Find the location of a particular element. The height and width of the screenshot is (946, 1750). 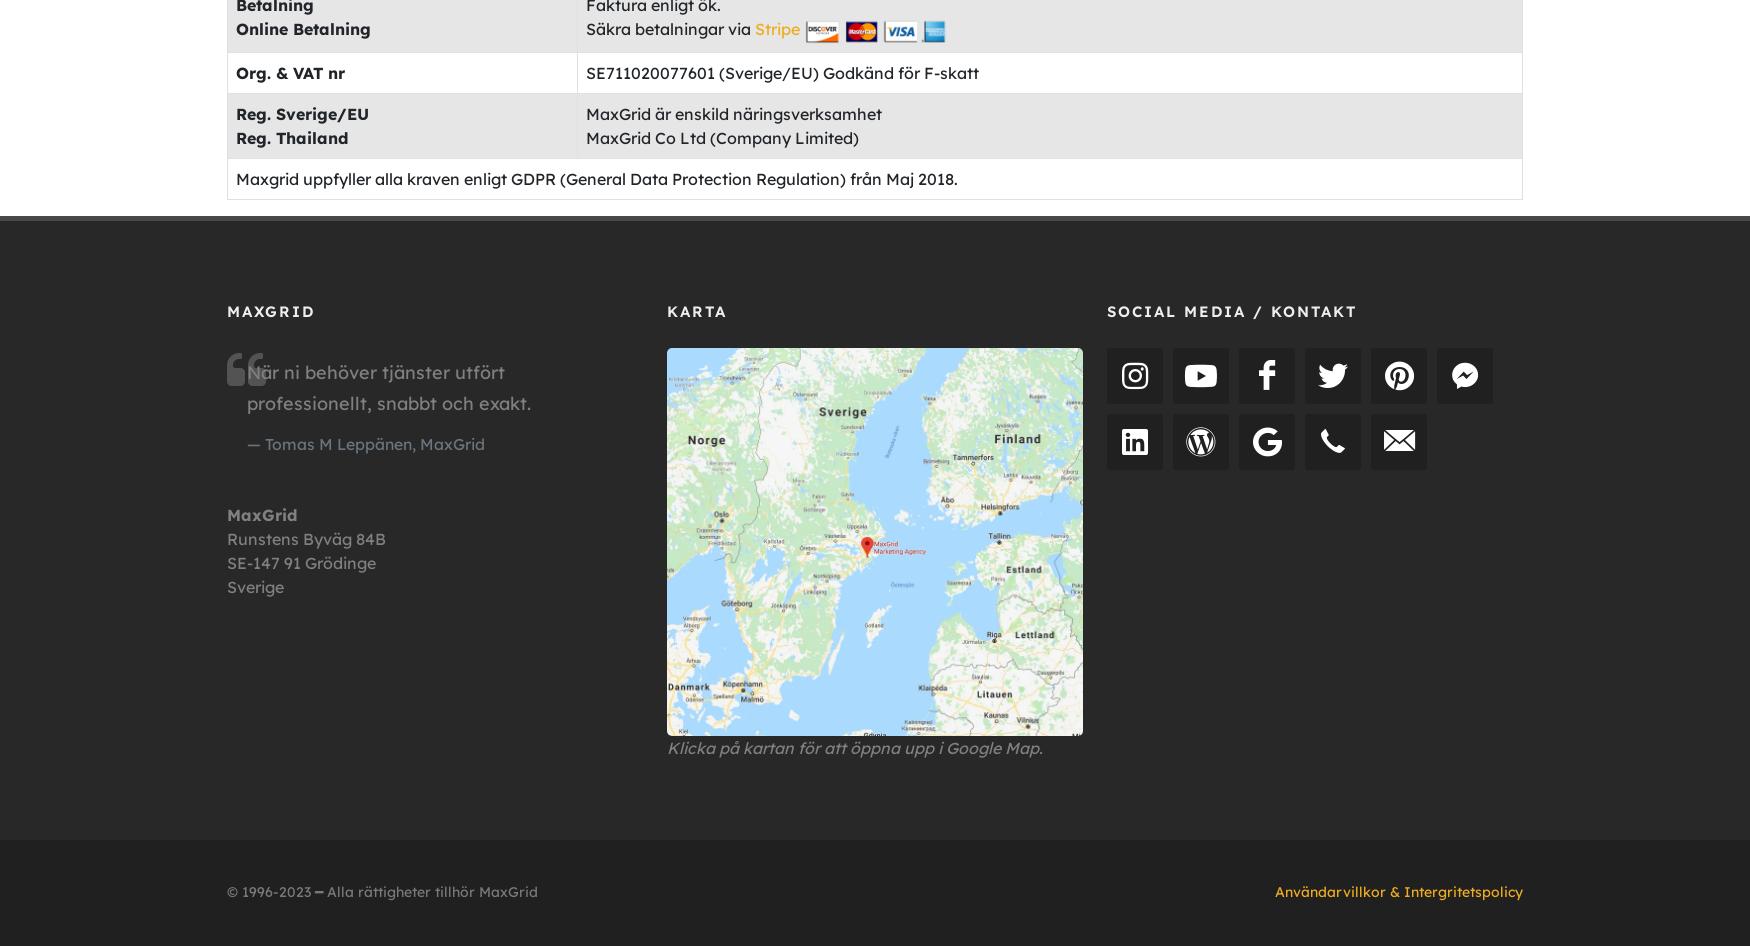

'SE711020077601 (Sverige/EU) Godkänd för F-skatt' is located at coordinates (780, 71).